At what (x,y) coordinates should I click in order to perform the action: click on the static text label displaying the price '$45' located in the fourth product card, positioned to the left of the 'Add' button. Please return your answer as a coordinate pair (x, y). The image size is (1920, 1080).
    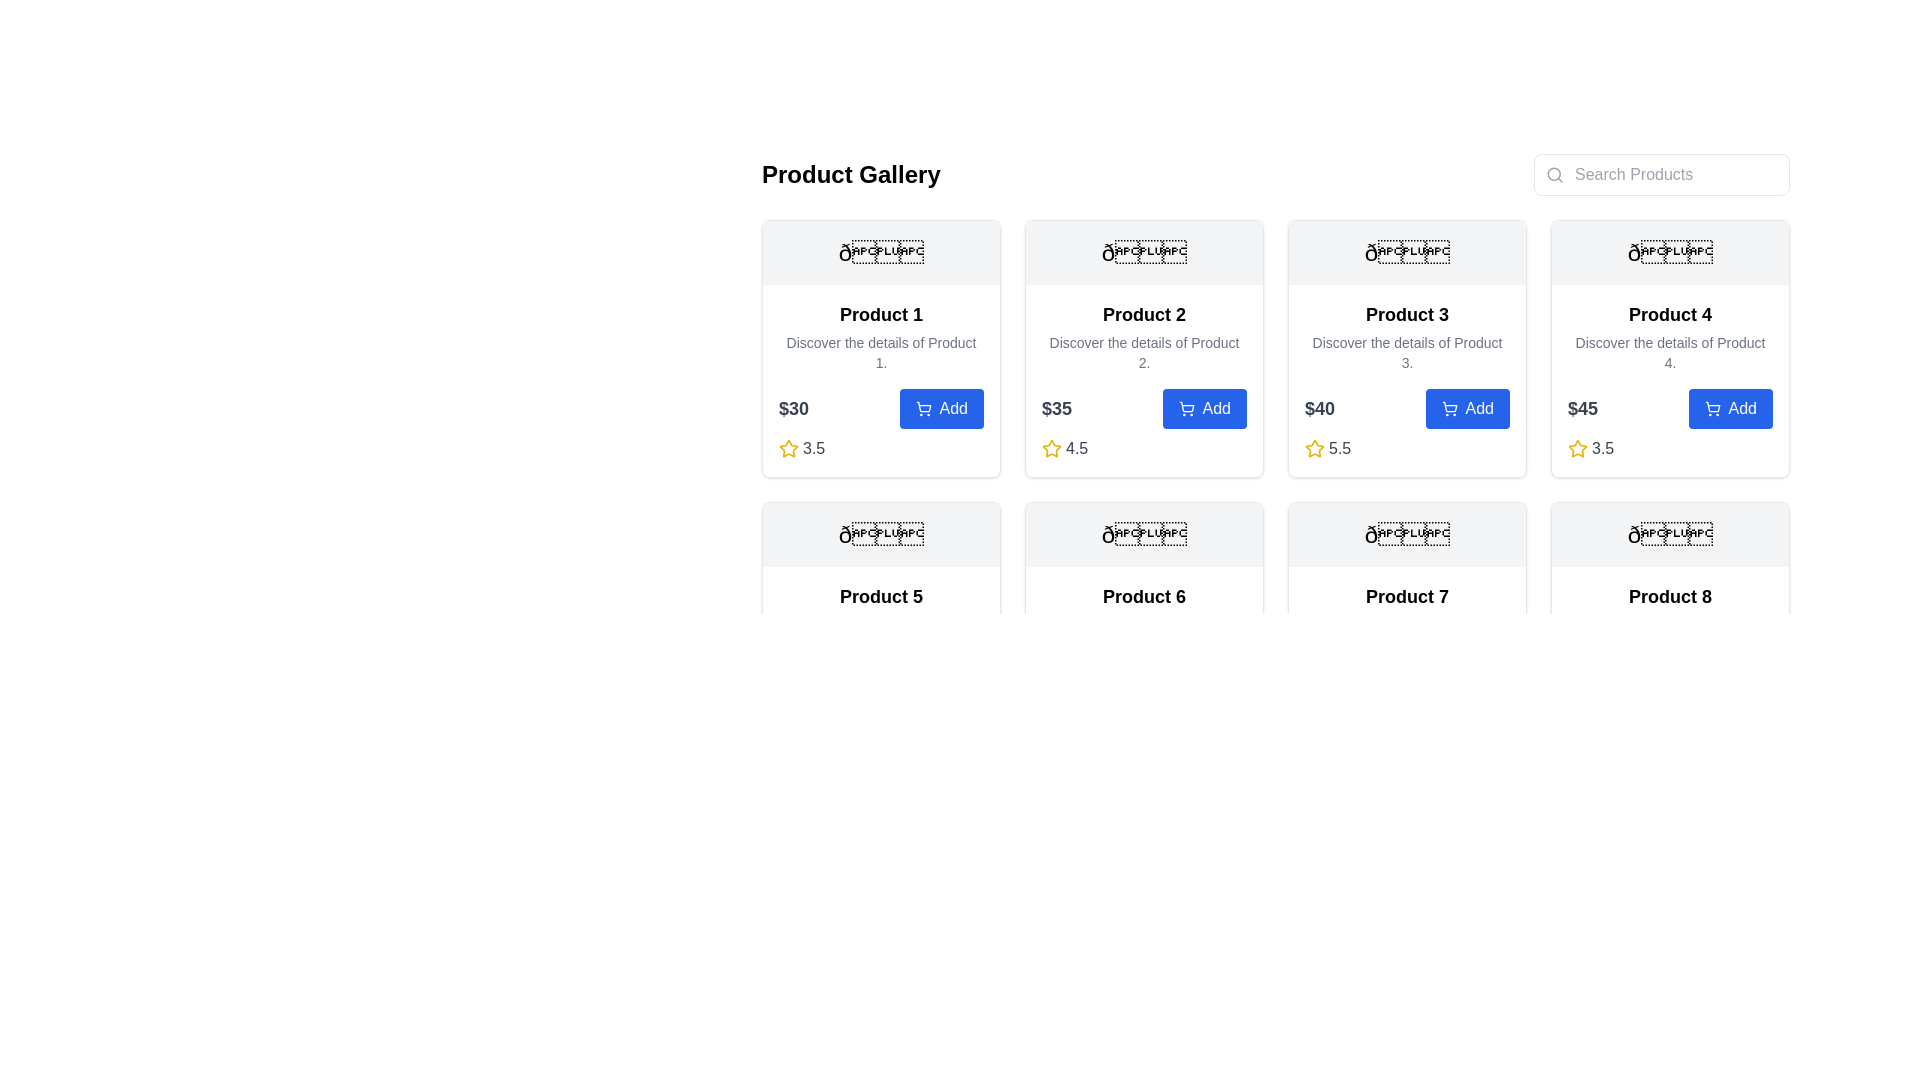
    Looking at the image, I should click on (1582, 407).